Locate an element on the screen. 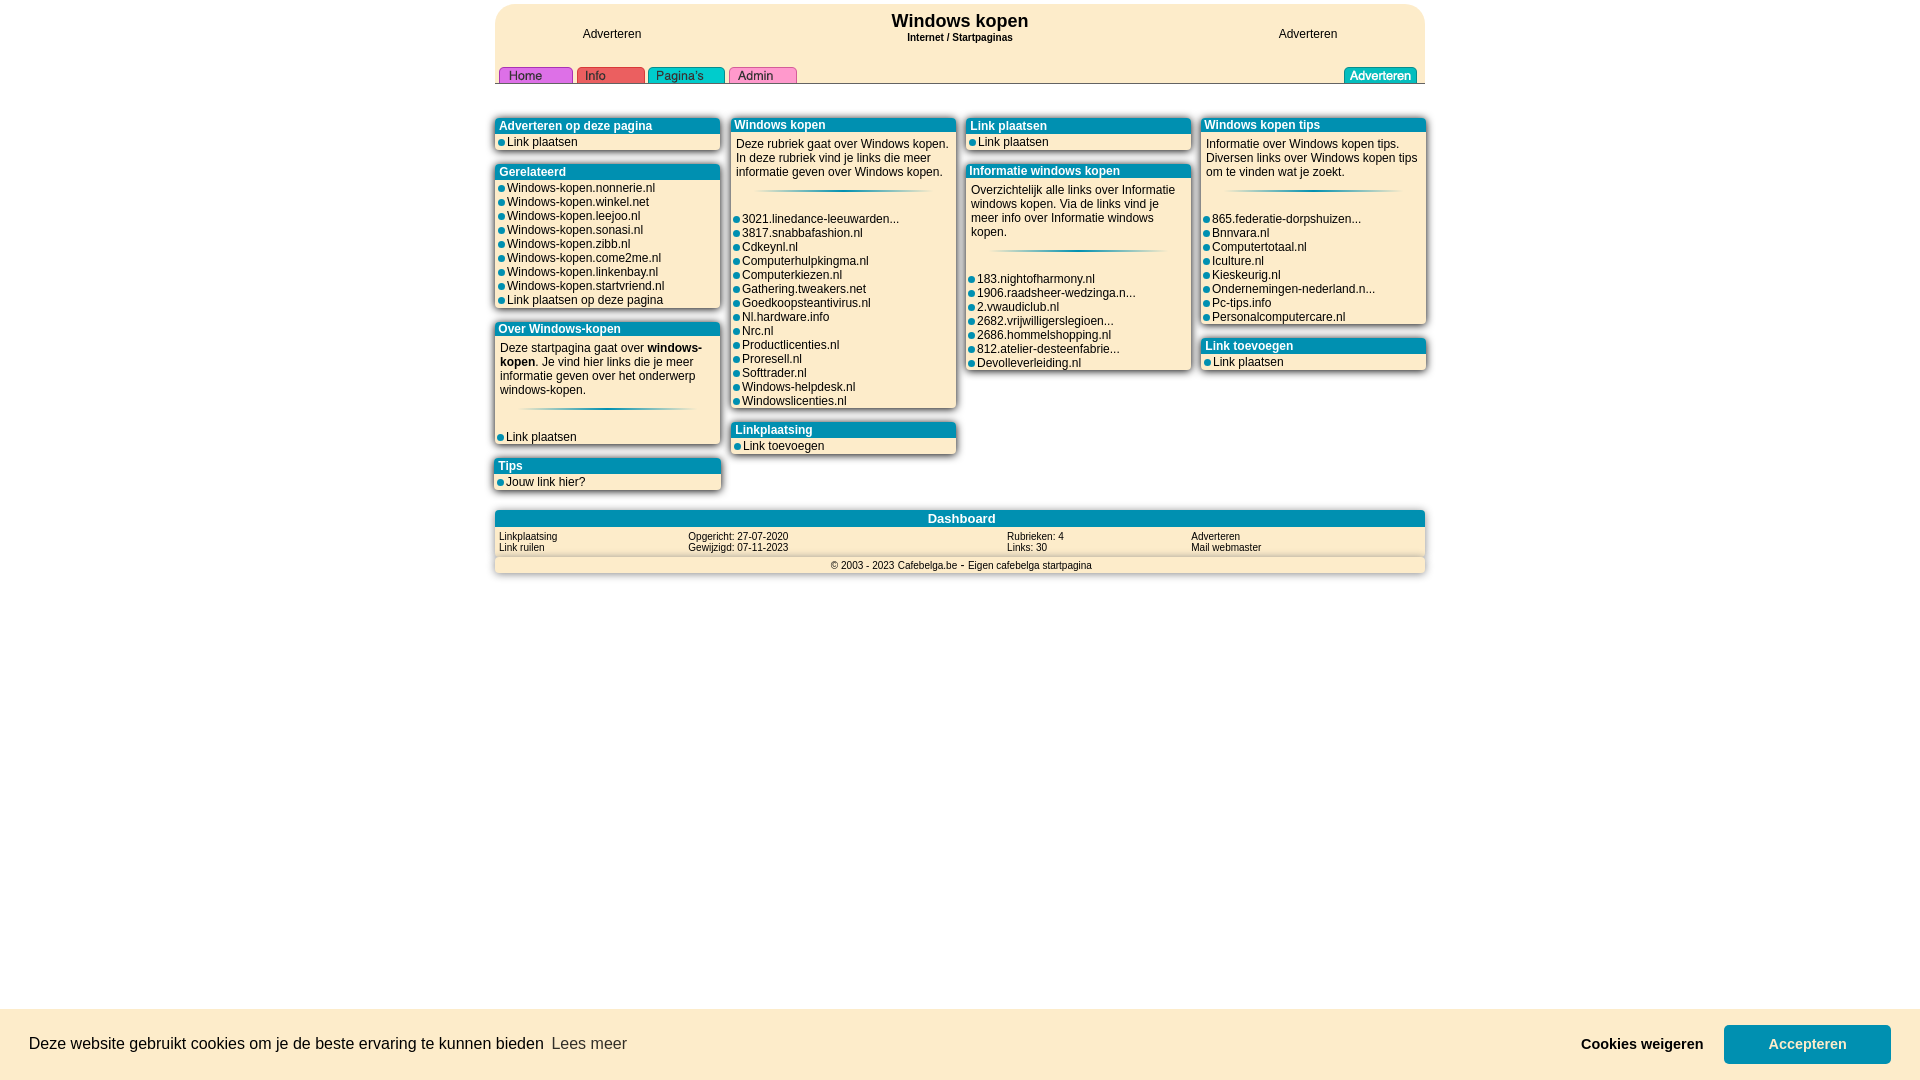  '2686.hommelshopping.nl' is located at coordinates (1042, 334).